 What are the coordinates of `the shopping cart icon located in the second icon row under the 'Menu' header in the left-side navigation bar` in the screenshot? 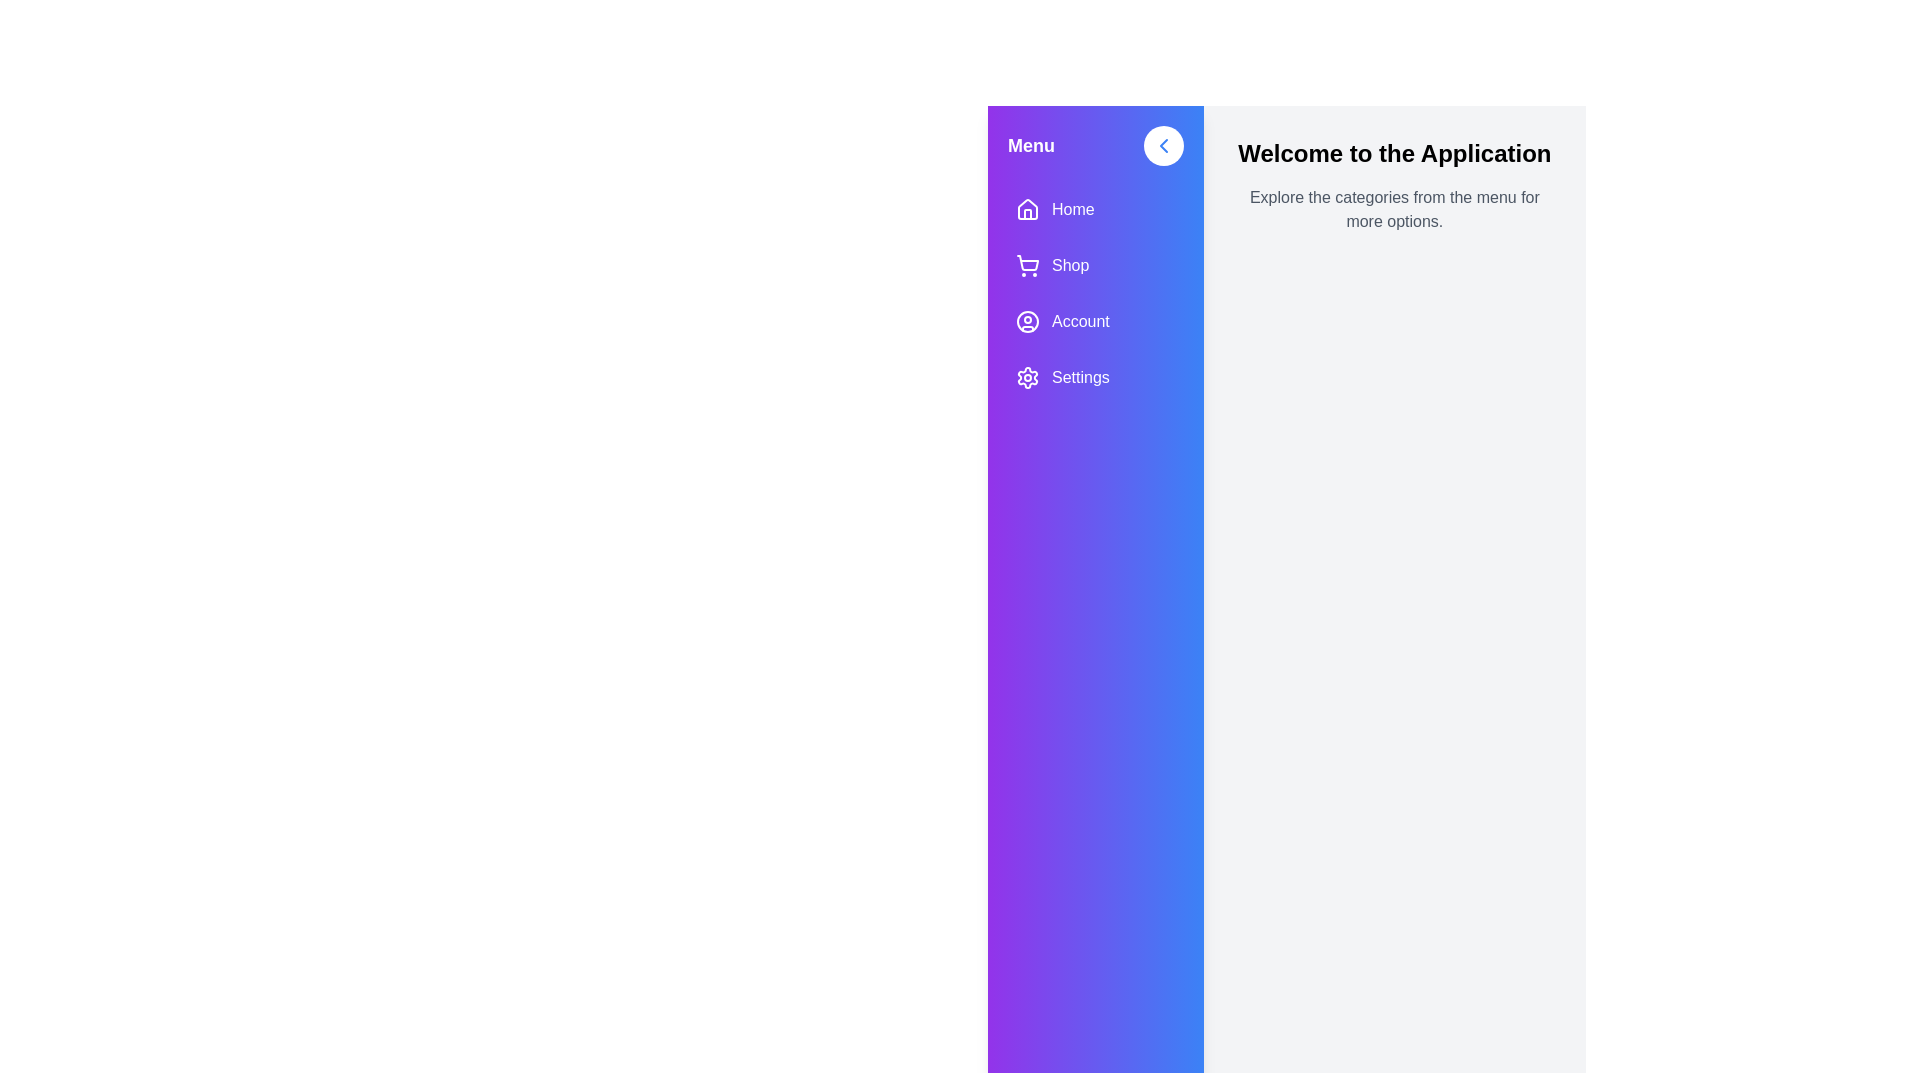 It's located at (1028, 262).